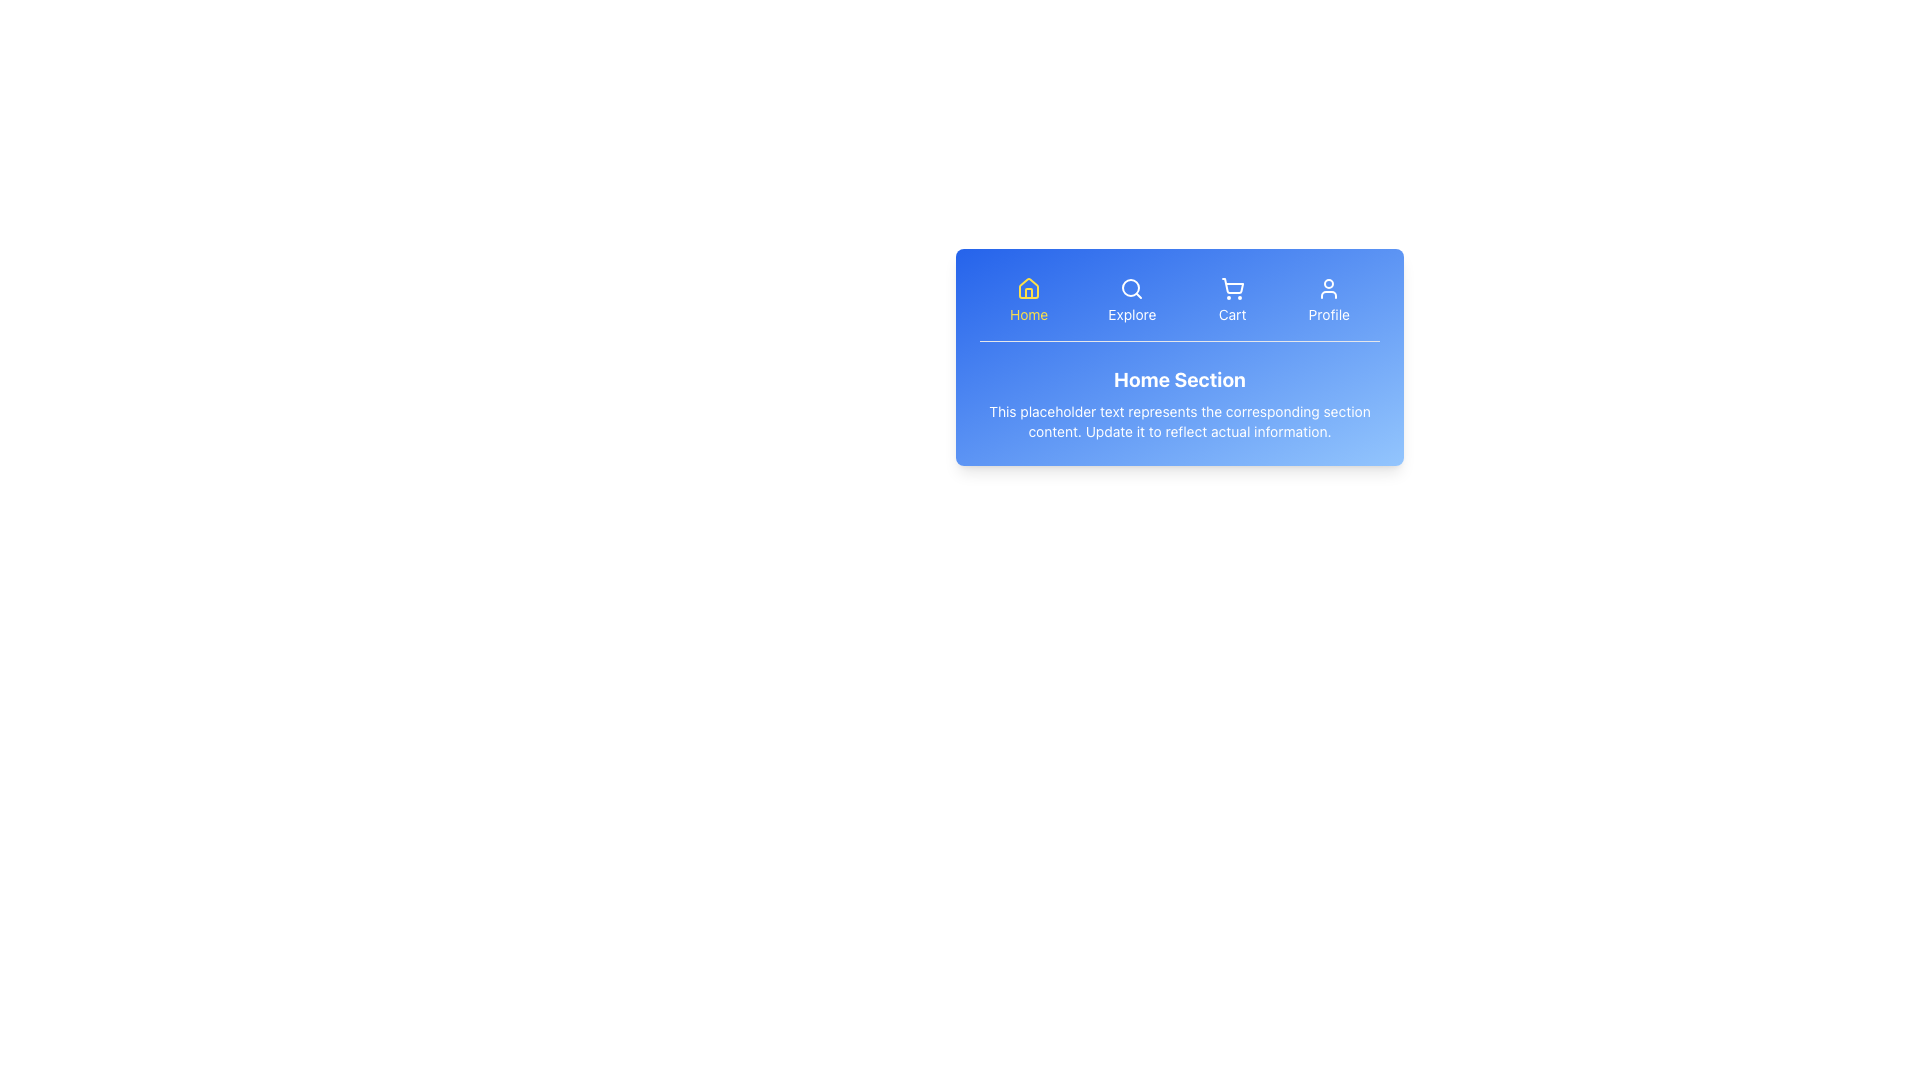  What do you see at coordinates (1132, 289) in the screenshot?
I see `the second icon in the navigation bar, which is located to the right of the 'Home' icon and to the left of the 'Cart' icon` at bounding box center [1132, 289].